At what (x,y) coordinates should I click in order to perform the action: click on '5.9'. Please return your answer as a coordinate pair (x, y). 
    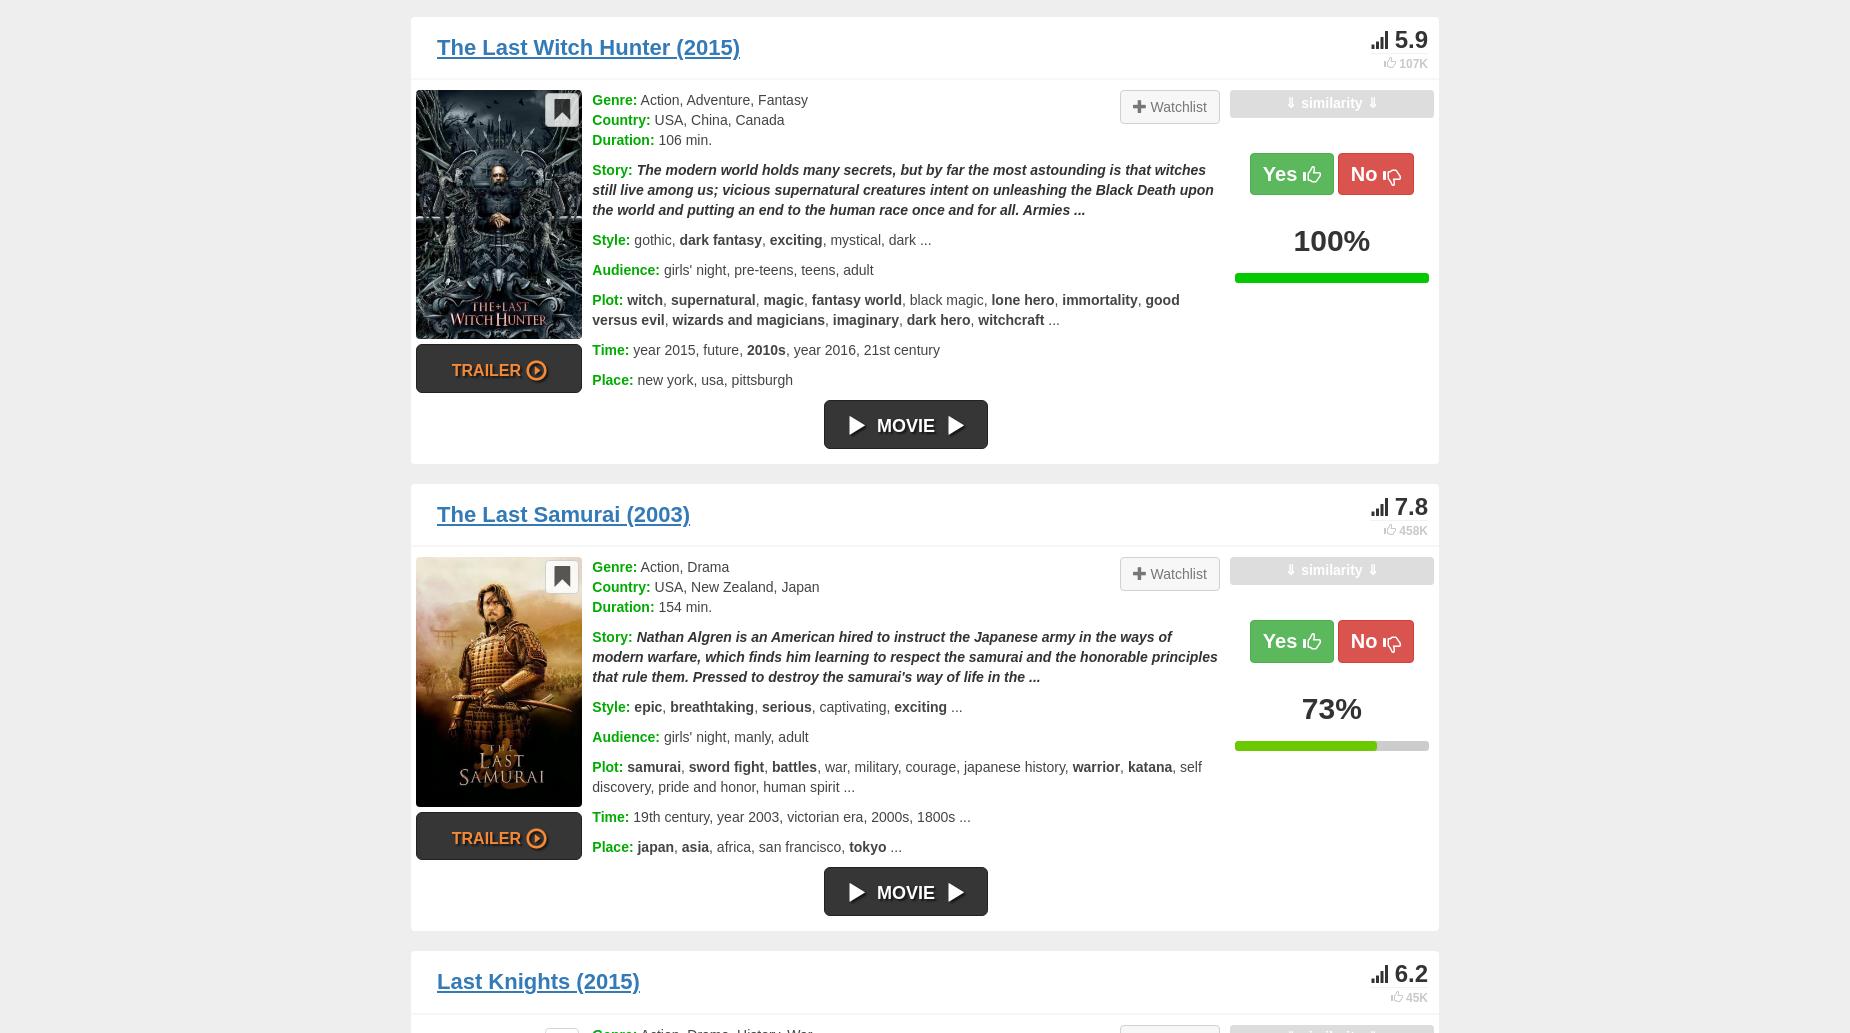
    Looking at the image, I should click on (1410, 38).